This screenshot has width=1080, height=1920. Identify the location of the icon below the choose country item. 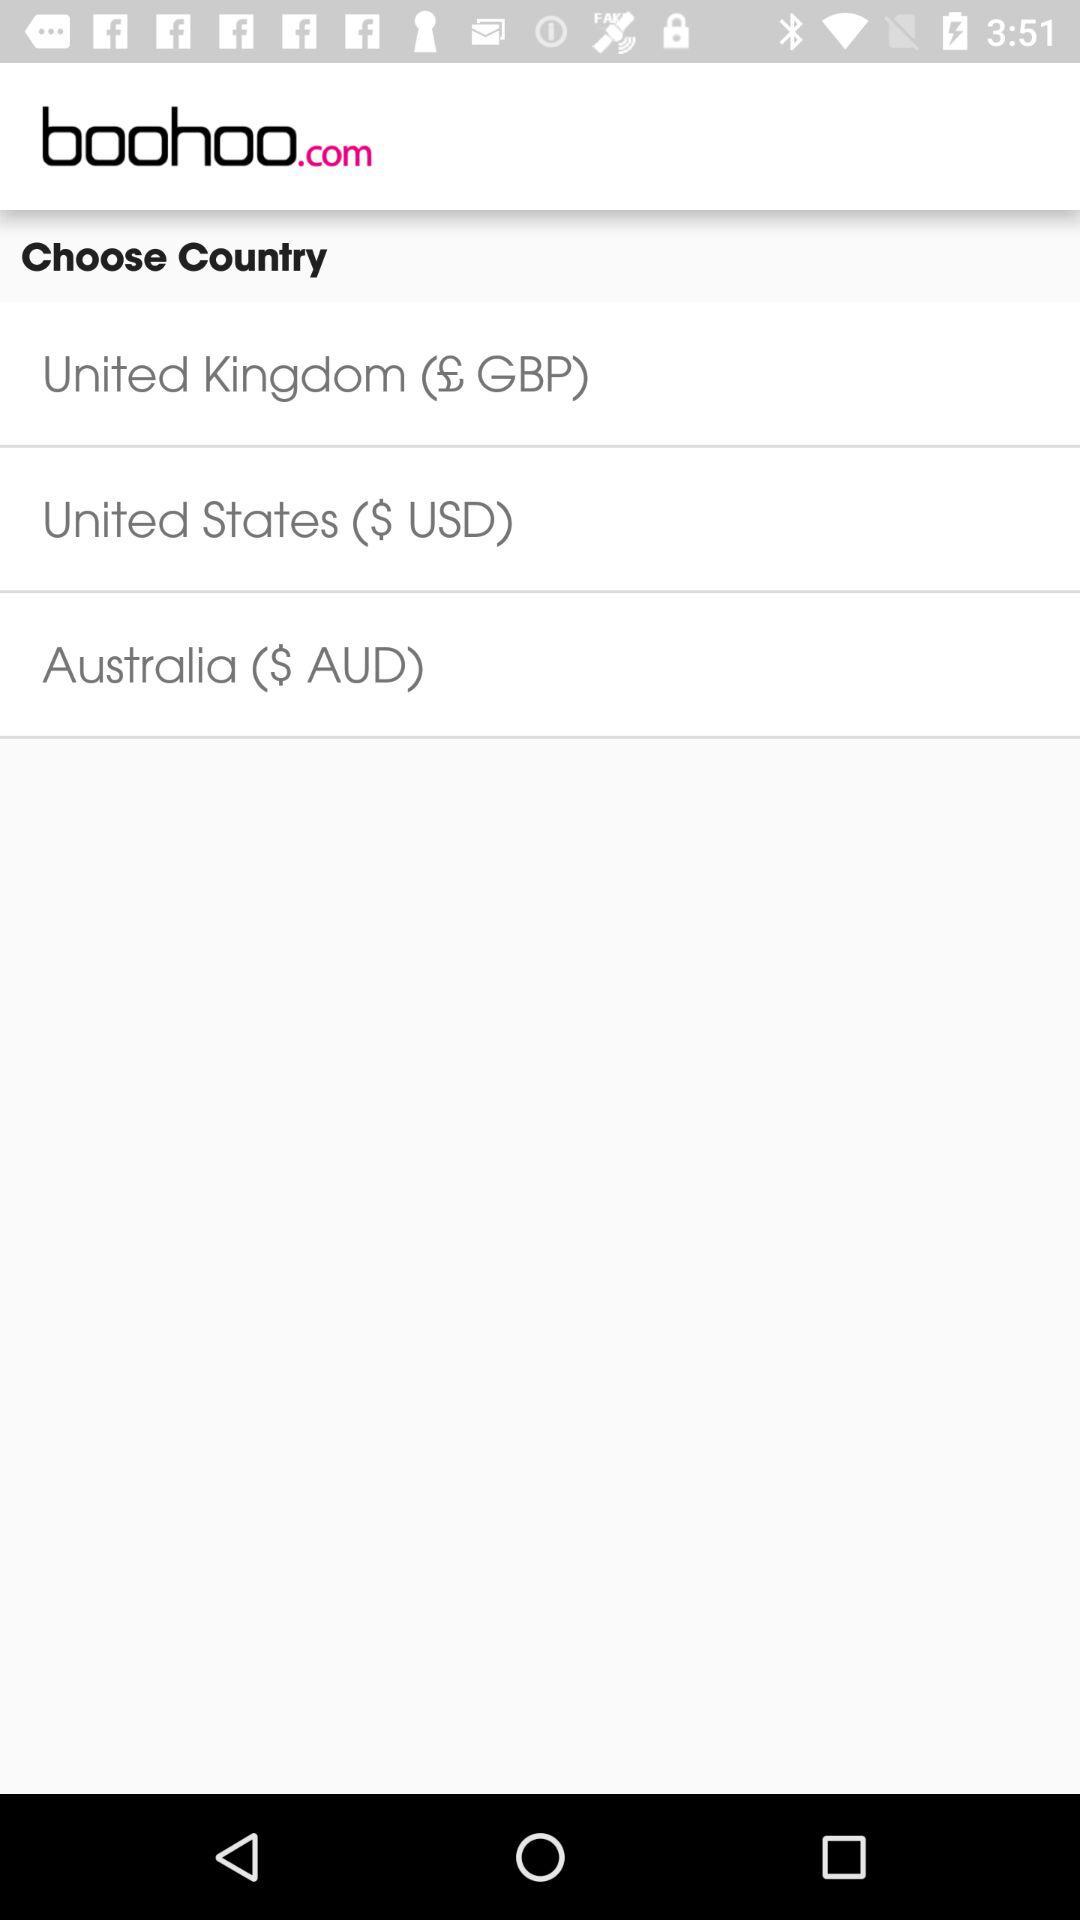
(315, 373).